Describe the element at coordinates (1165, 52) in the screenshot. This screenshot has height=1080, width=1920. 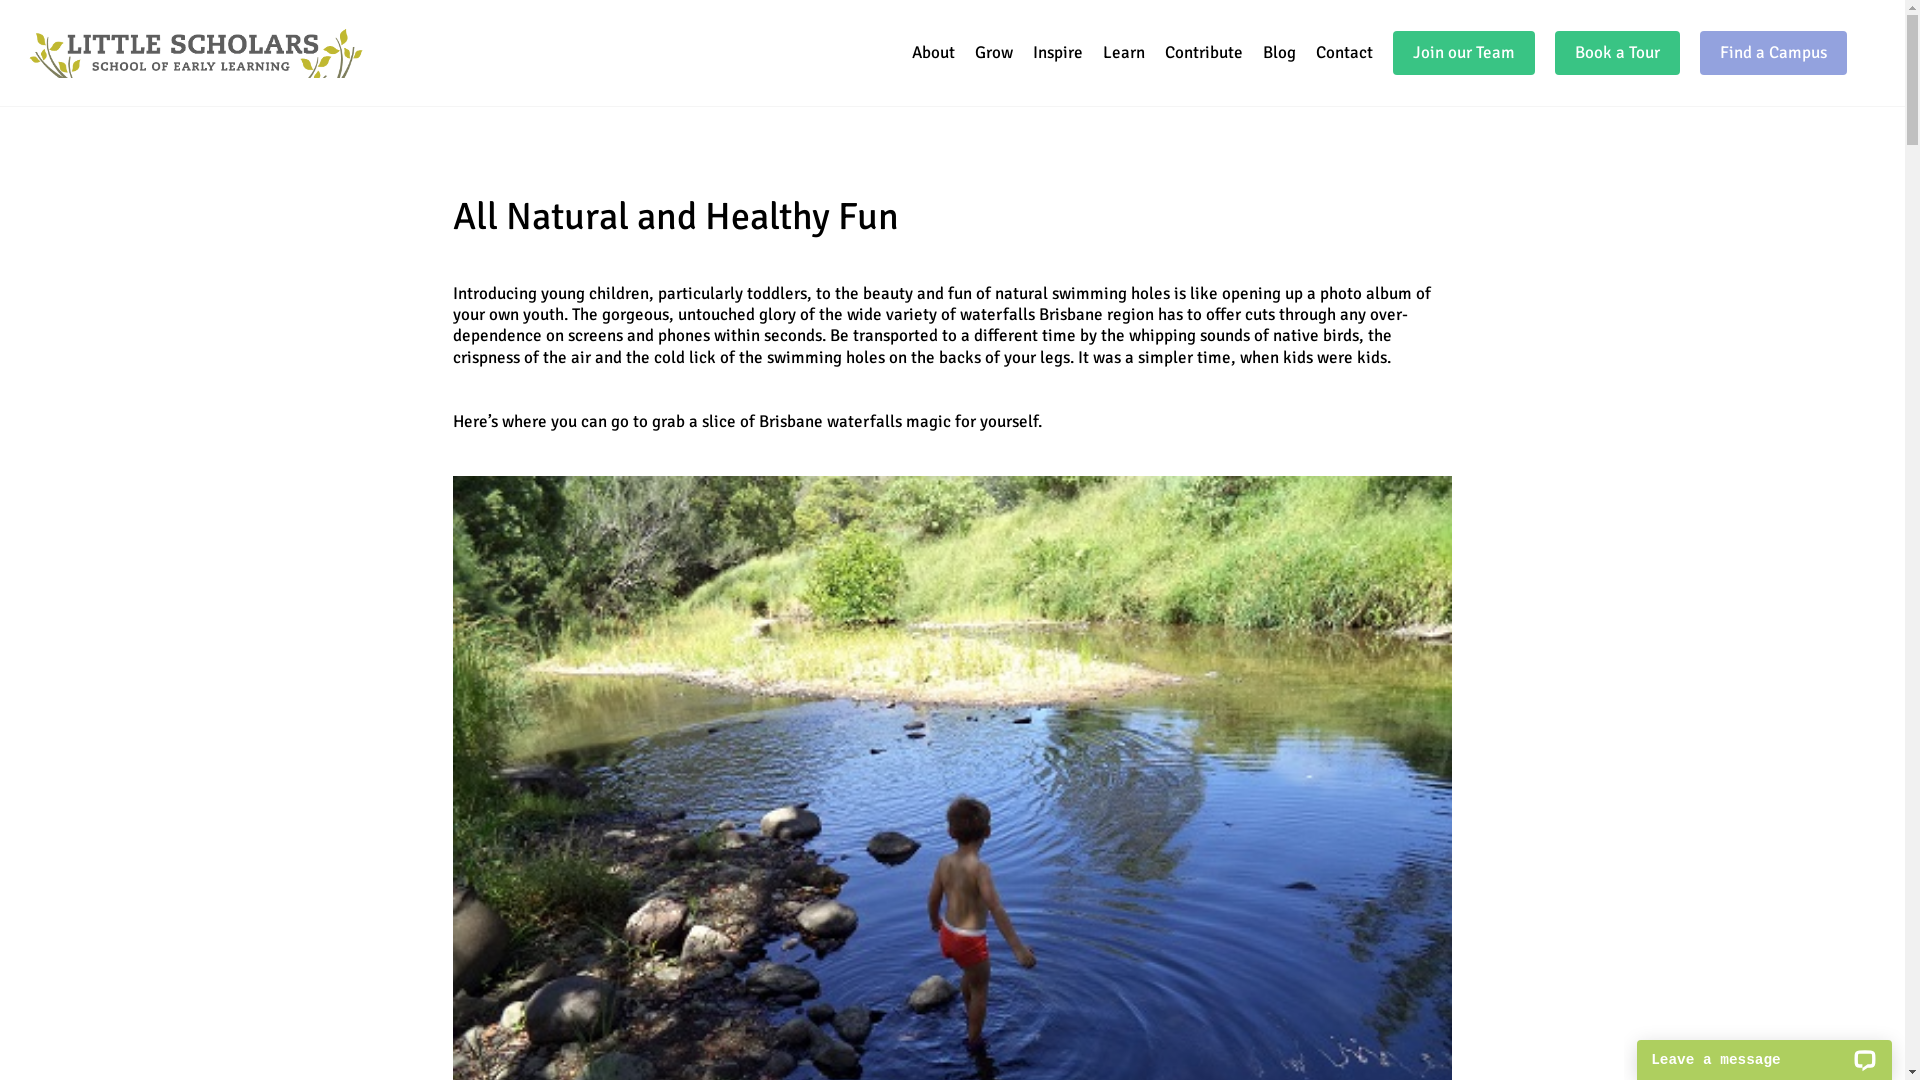
I see `'Contribute'` at that location.